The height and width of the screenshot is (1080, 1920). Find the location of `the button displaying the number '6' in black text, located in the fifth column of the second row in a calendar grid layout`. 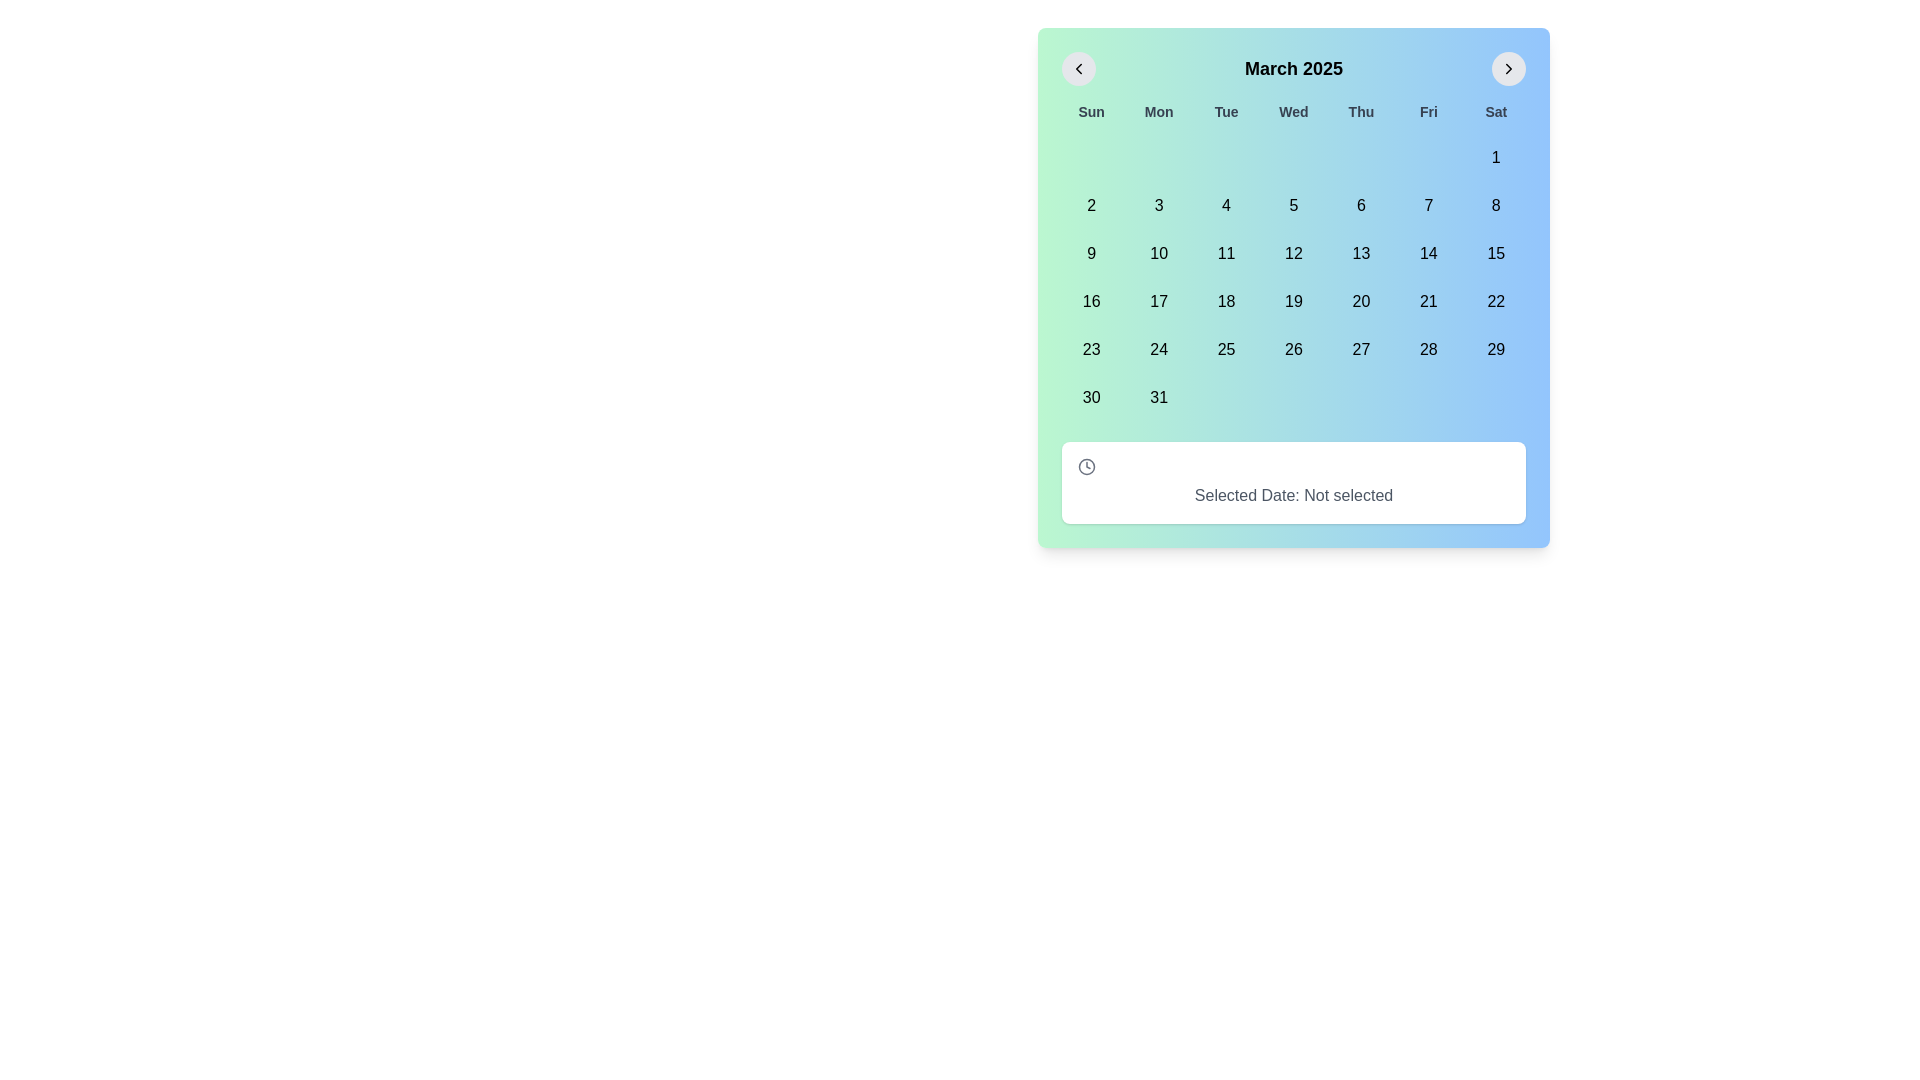

the button displaying the number '6' in black text, located in the fifth column of the second row in a calendar grid layout is located at coordinates (1360, 205).